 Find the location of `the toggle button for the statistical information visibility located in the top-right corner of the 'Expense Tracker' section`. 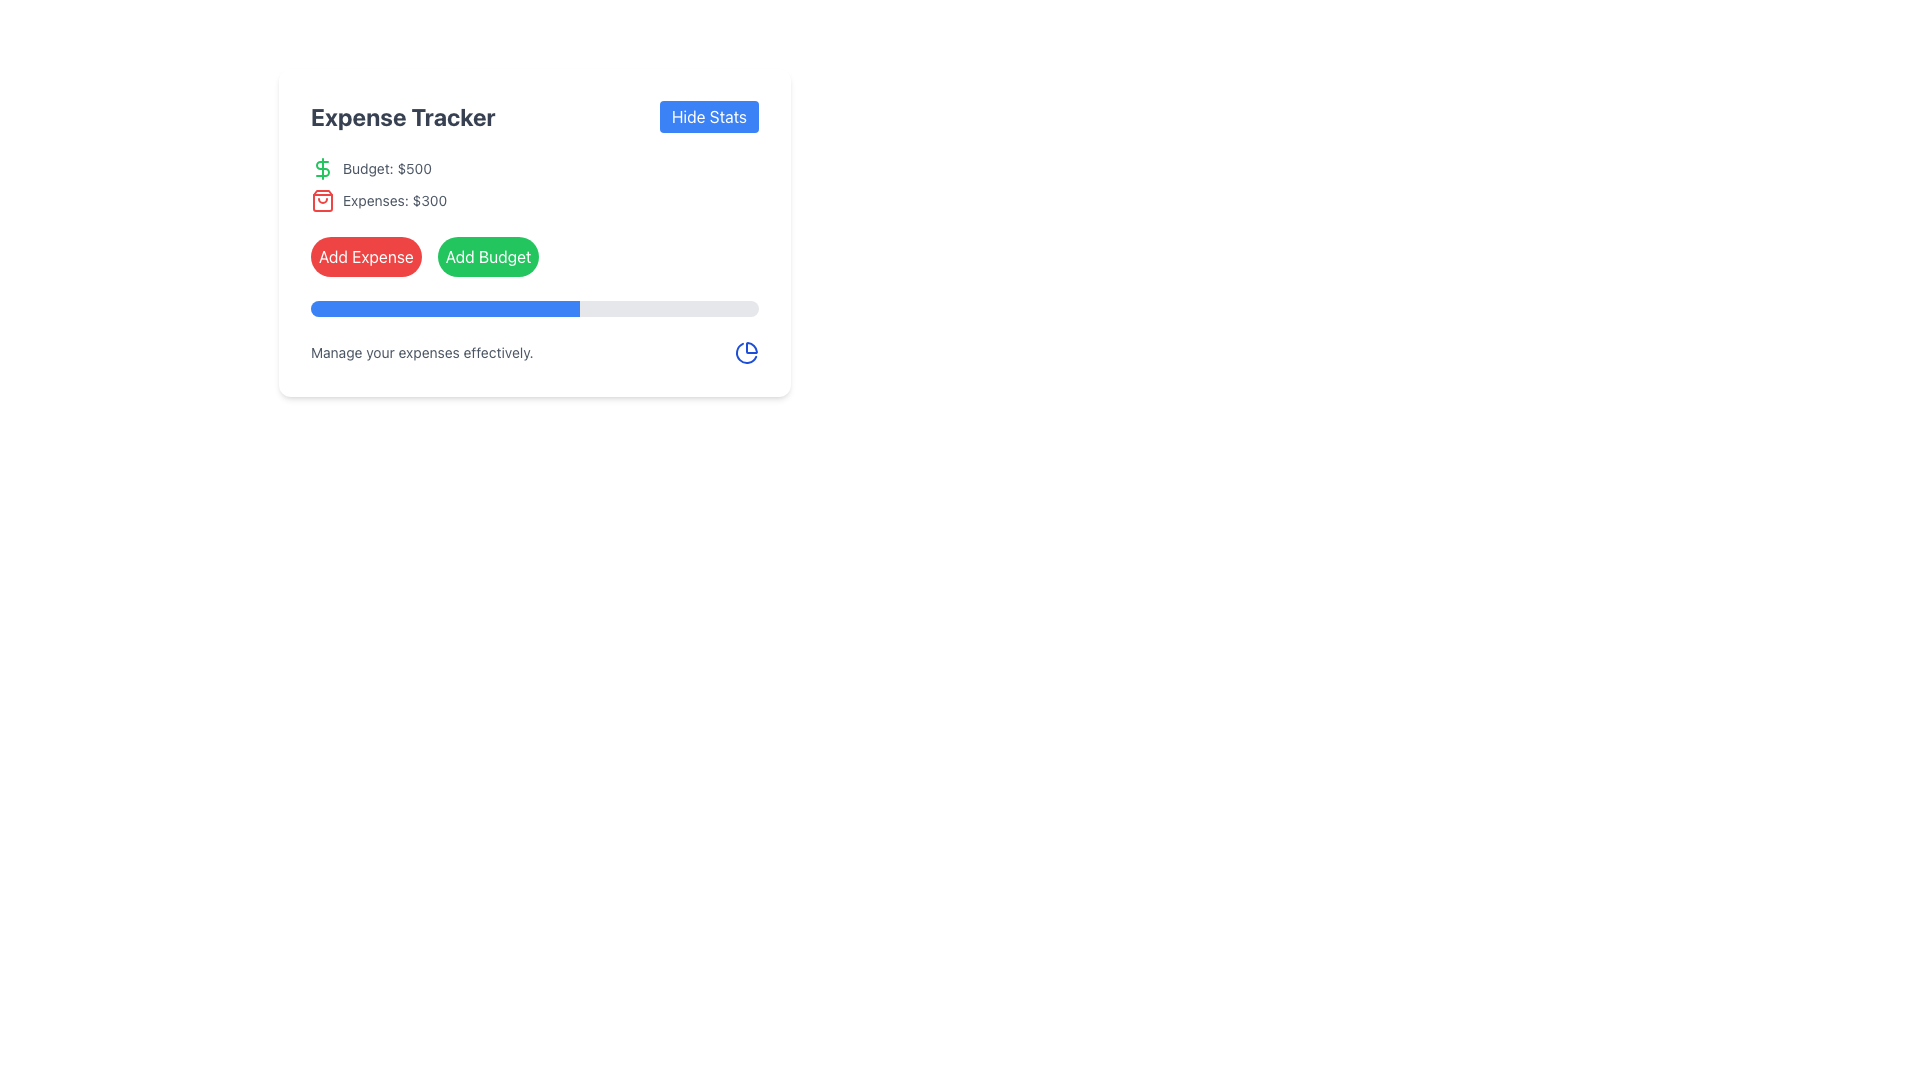

the toggle button for the statistical information visibility located in the top-right corner of the 'Expense Tracker' section is located at coordinates (709, 116).